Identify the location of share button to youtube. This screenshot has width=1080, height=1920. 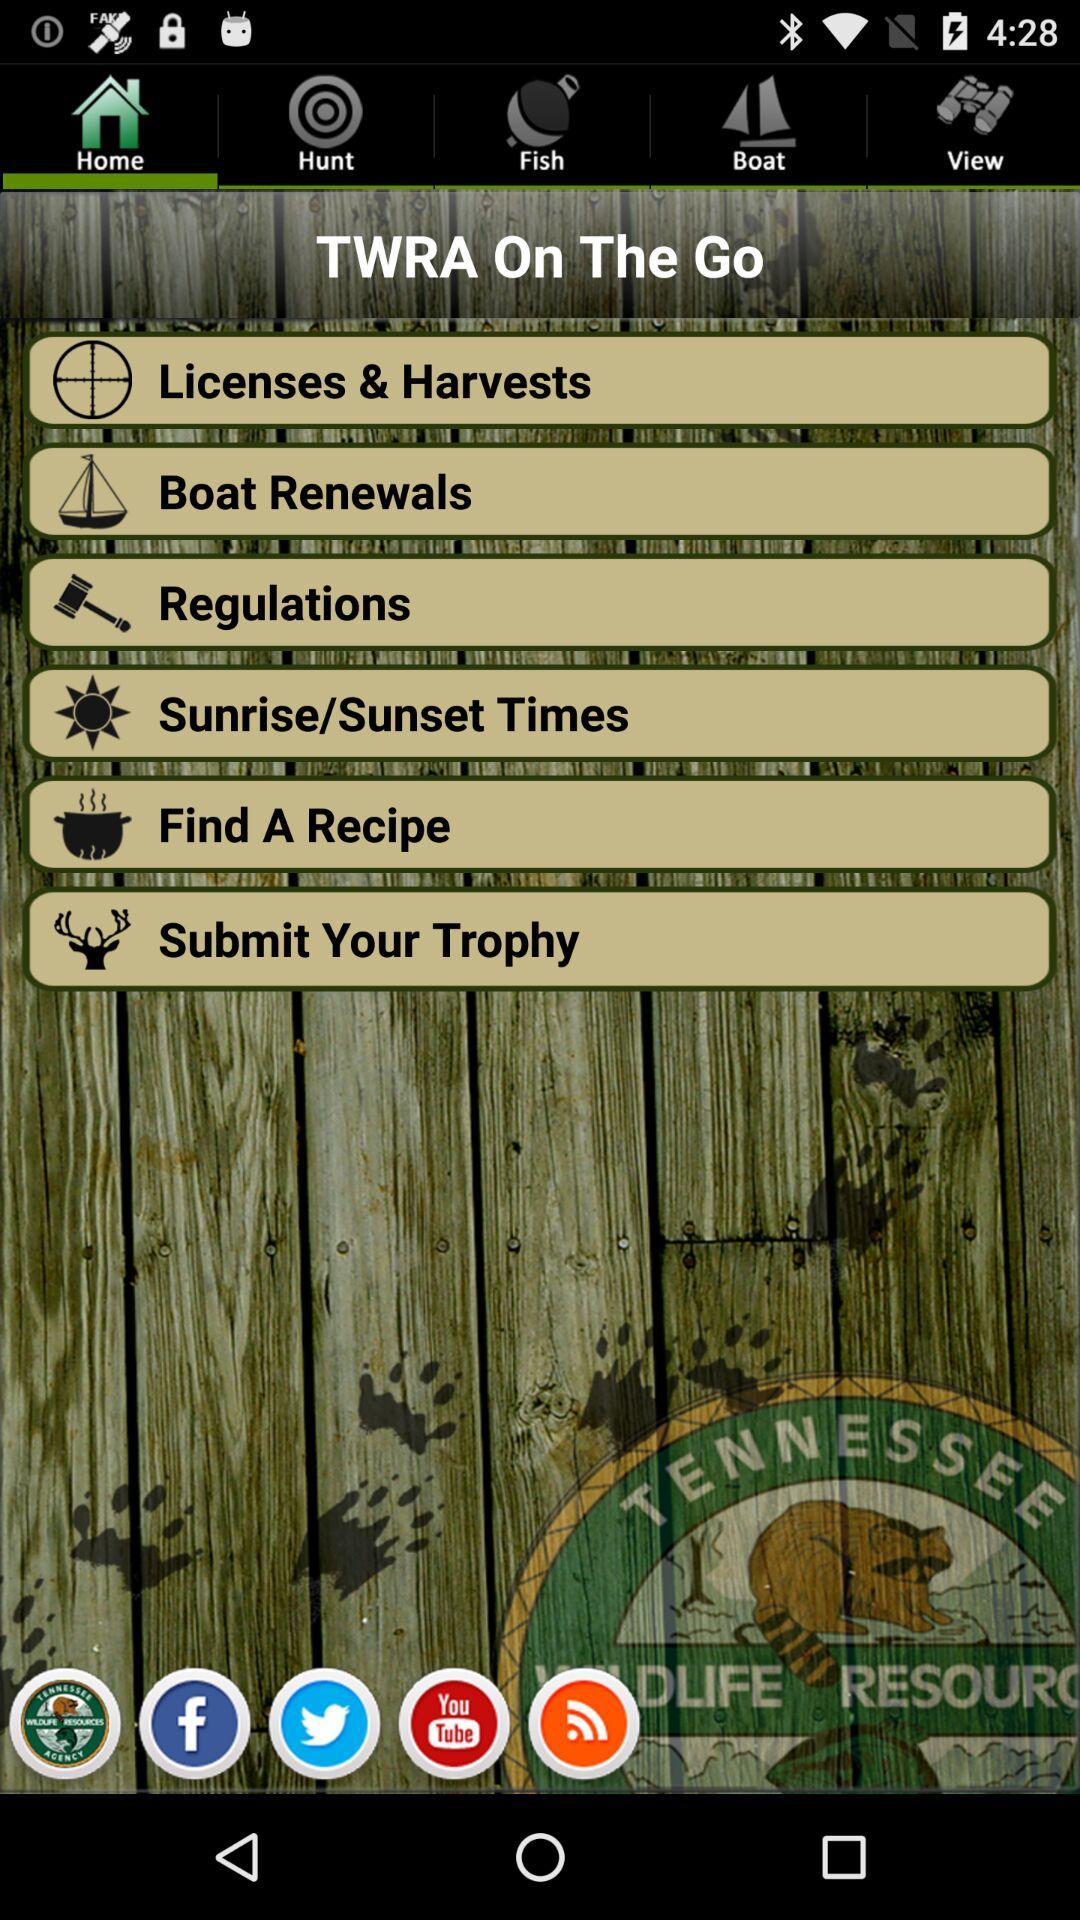
(454, 1728).